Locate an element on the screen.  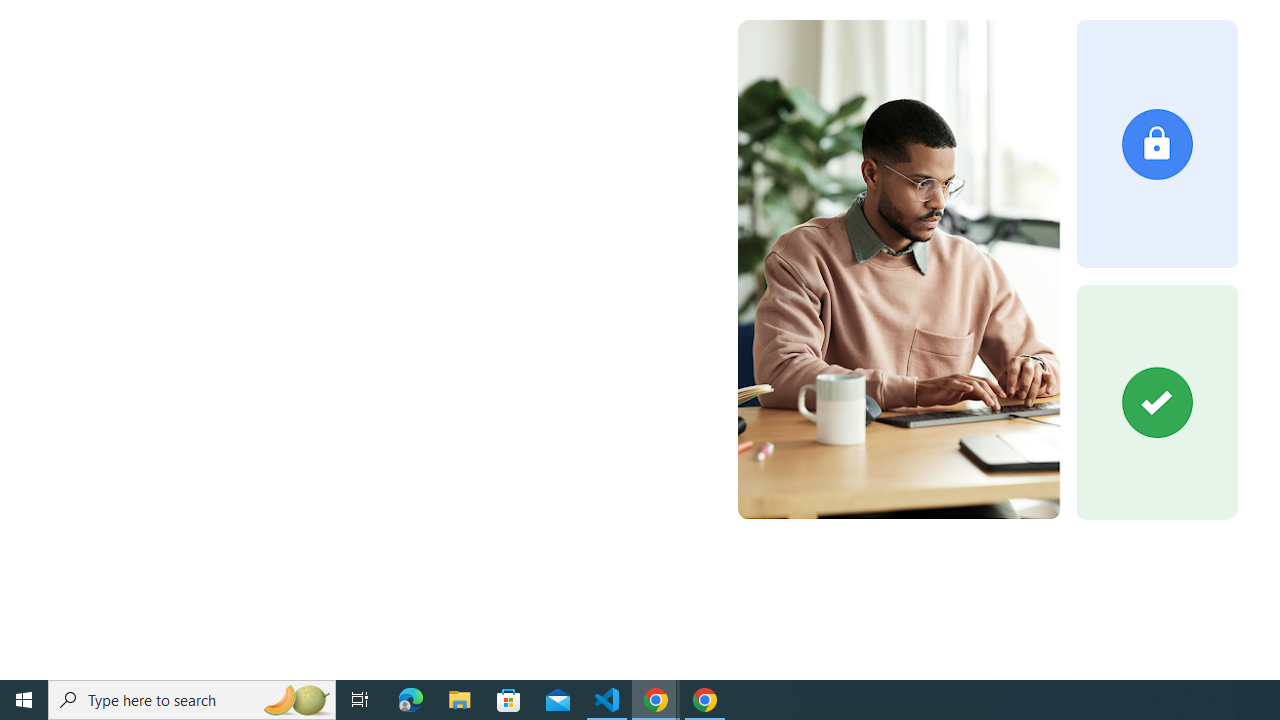
'File Explorer' is located at coordinates (459, 698).